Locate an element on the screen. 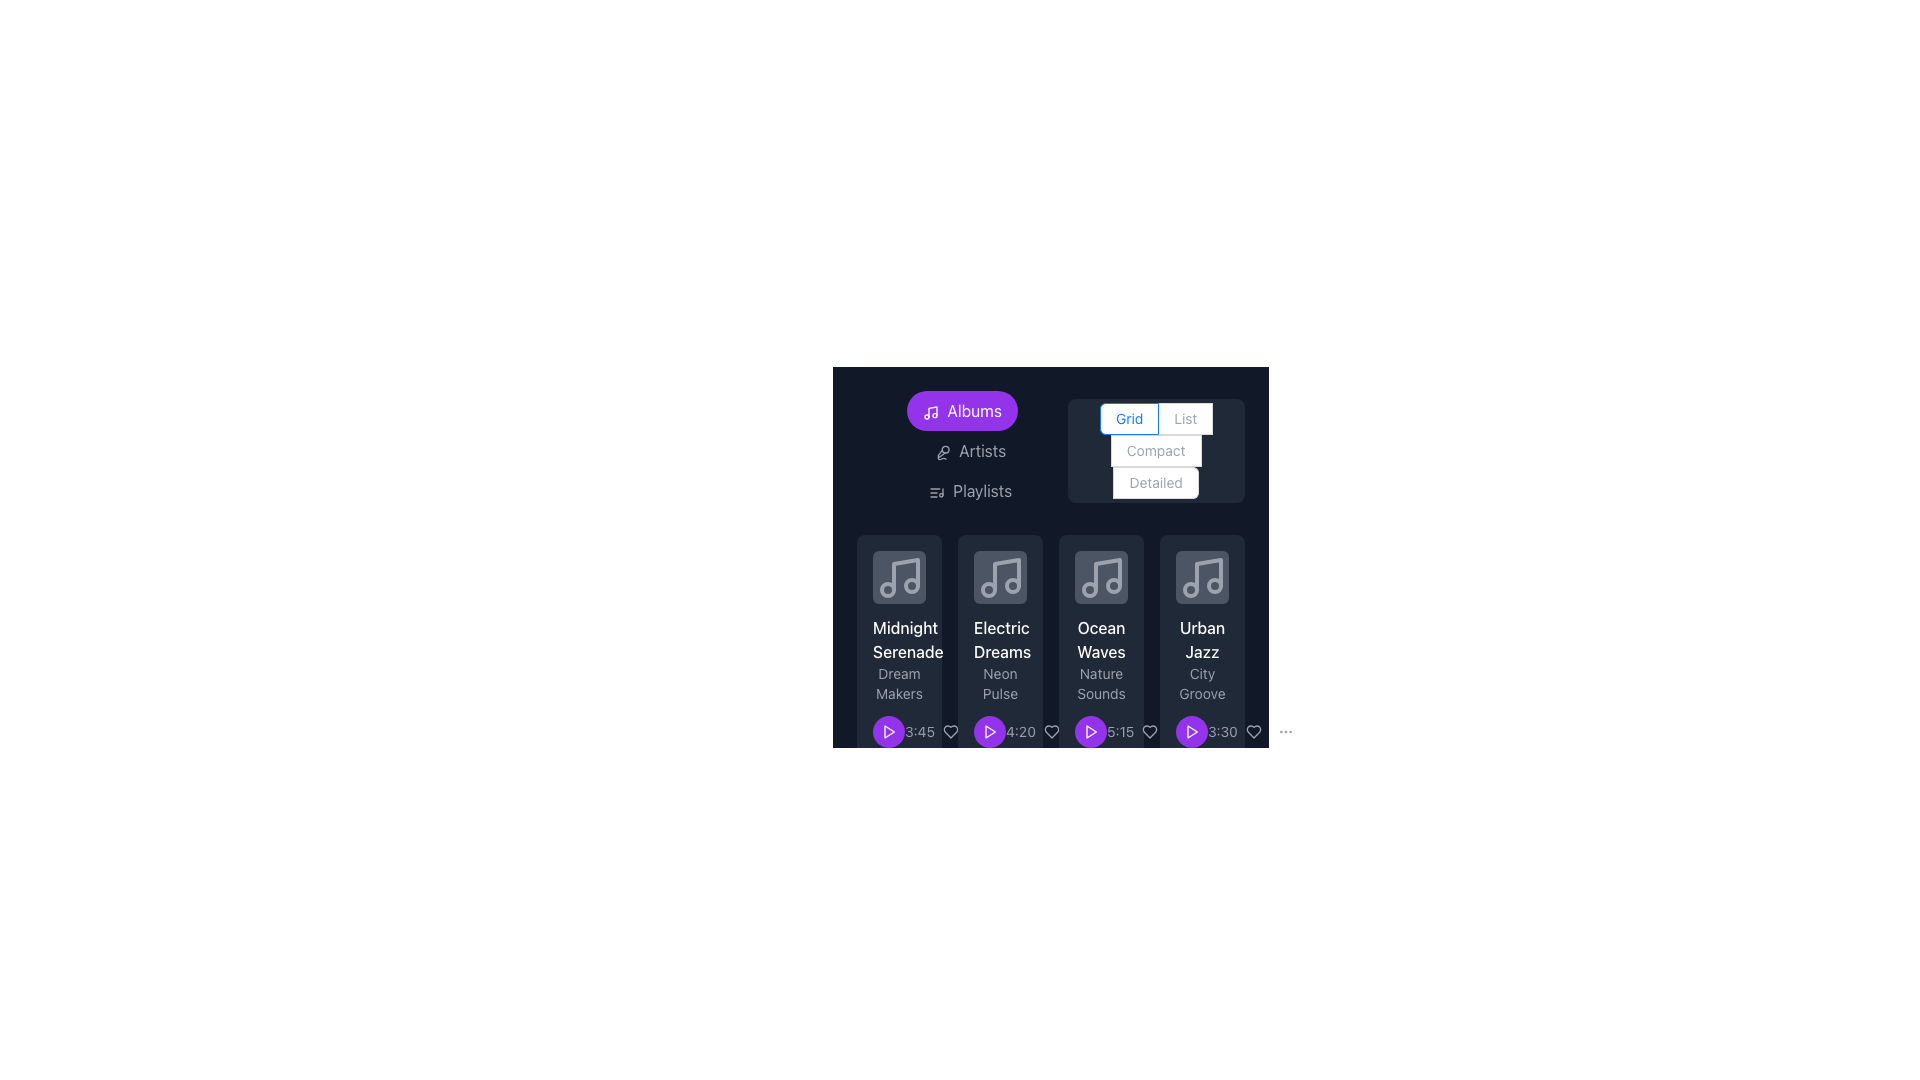 The width and height of the screenshot is (1920, 1080). the circular button with three vertically-aligned dots (ellipsis icon) in the bottom-right corner of the interface is located at coordinates (983, 732).